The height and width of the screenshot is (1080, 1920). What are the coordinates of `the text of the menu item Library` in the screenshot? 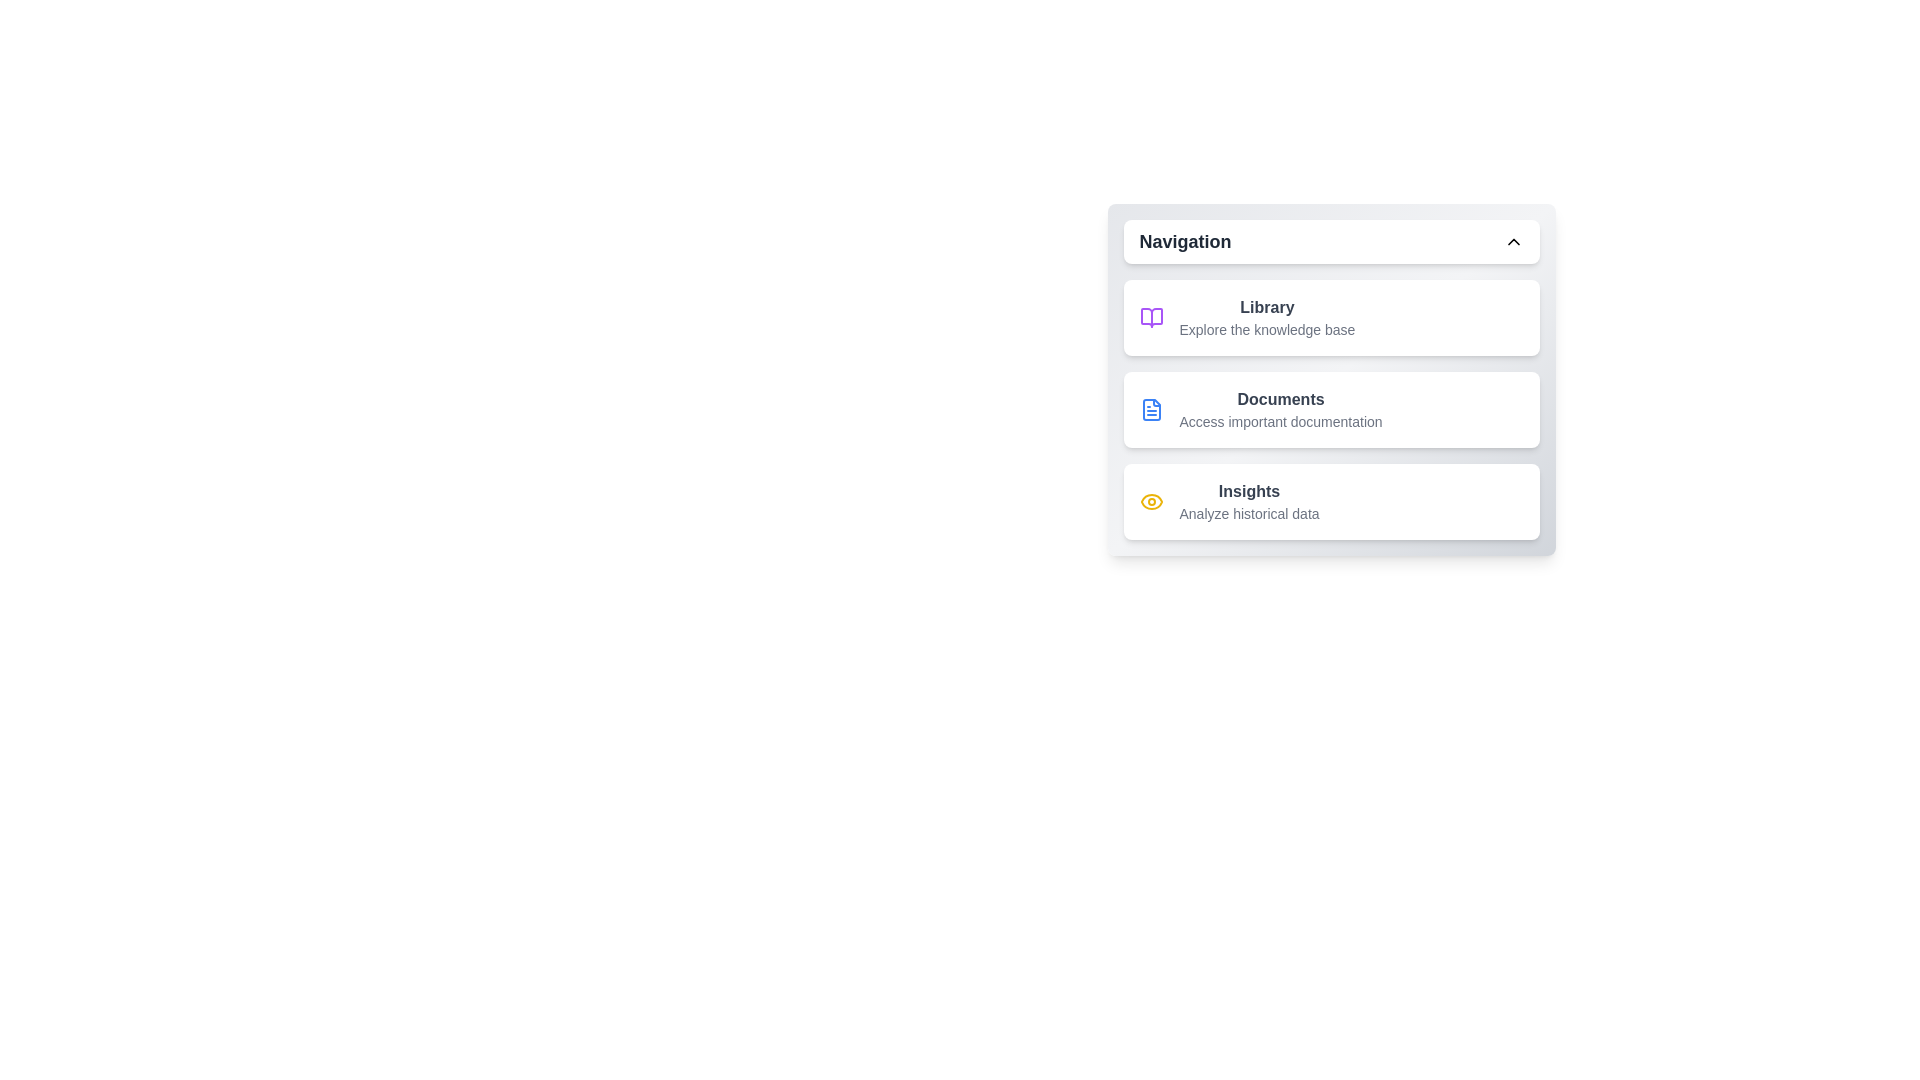 It's located at (1200, 300).